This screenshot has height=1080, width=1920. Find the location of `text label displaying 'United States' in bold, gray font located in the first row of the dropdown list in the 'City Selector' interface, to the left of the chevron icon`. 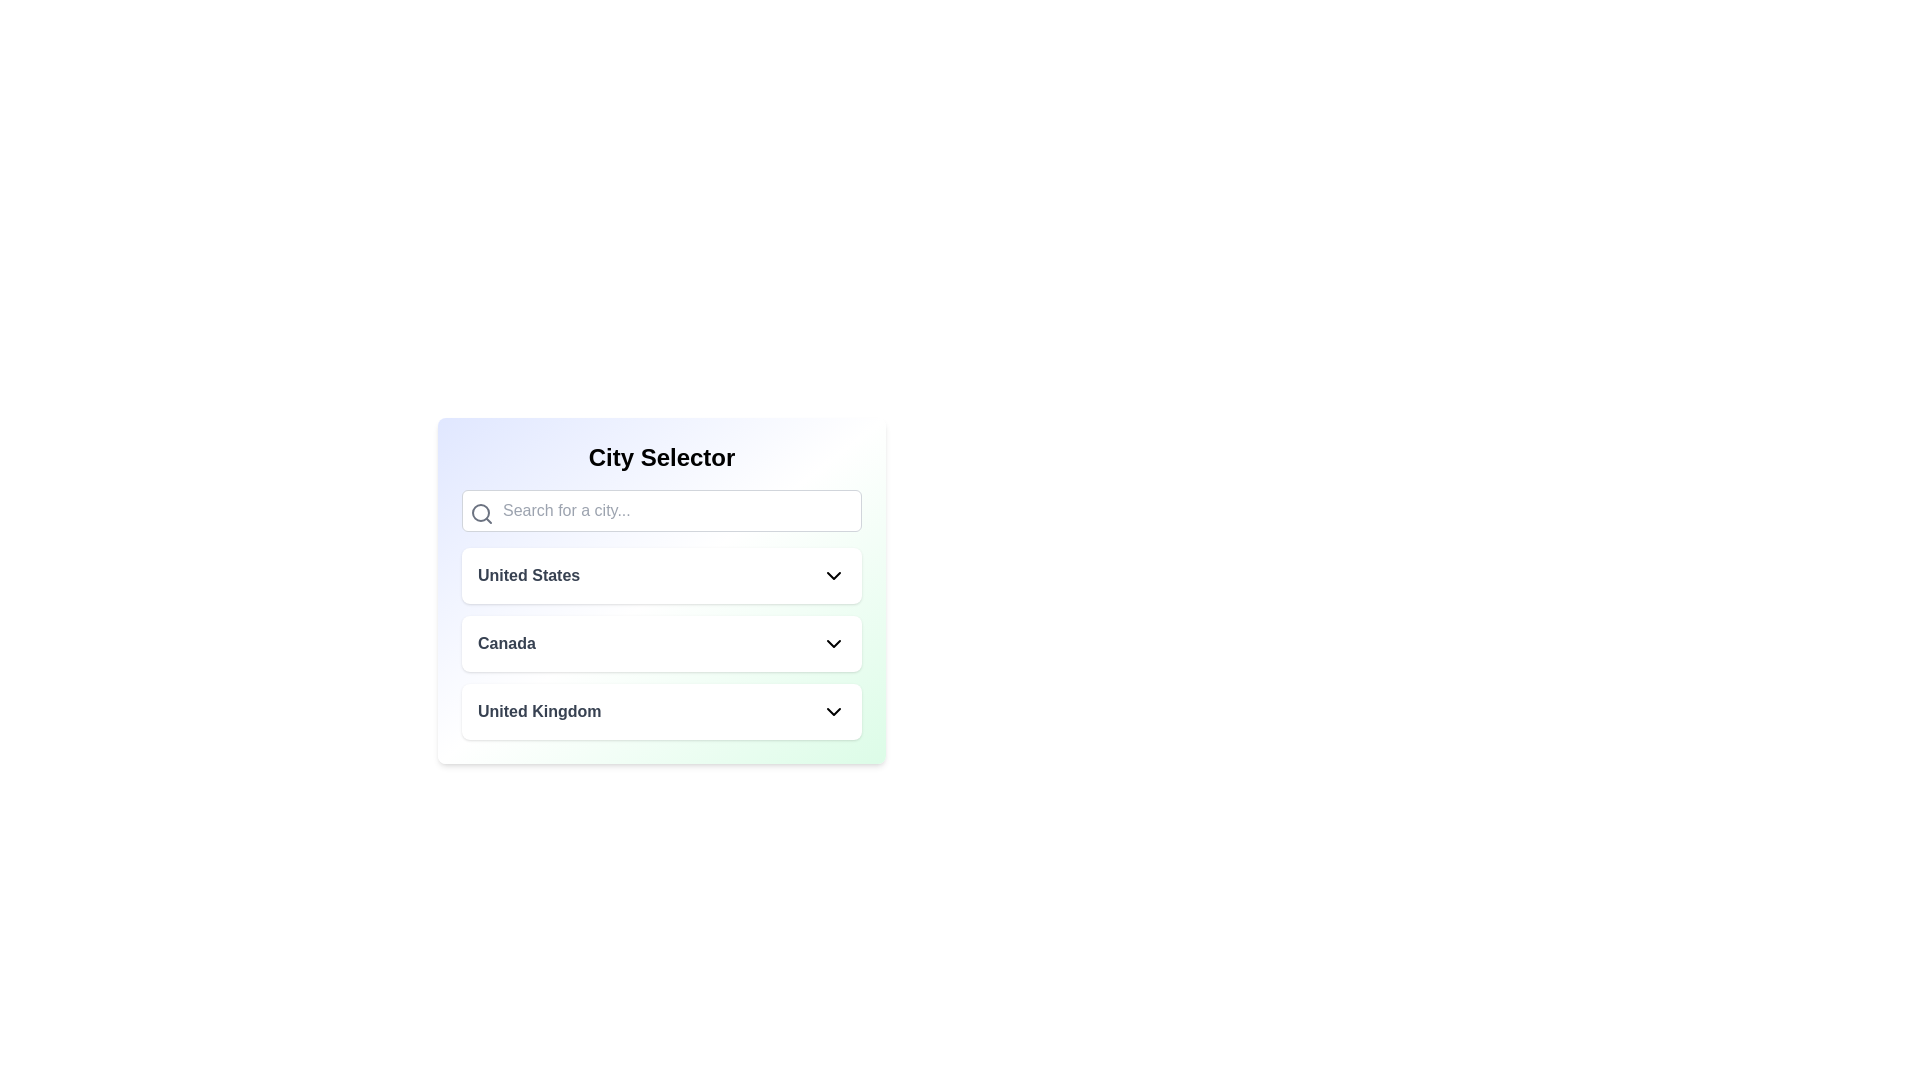

text label displaying 'United States' in bold, gray font located in the first row of the dropdown list in the 'City Selector' interface, to the left of the chevron icon is located at coordinates (529, 575).